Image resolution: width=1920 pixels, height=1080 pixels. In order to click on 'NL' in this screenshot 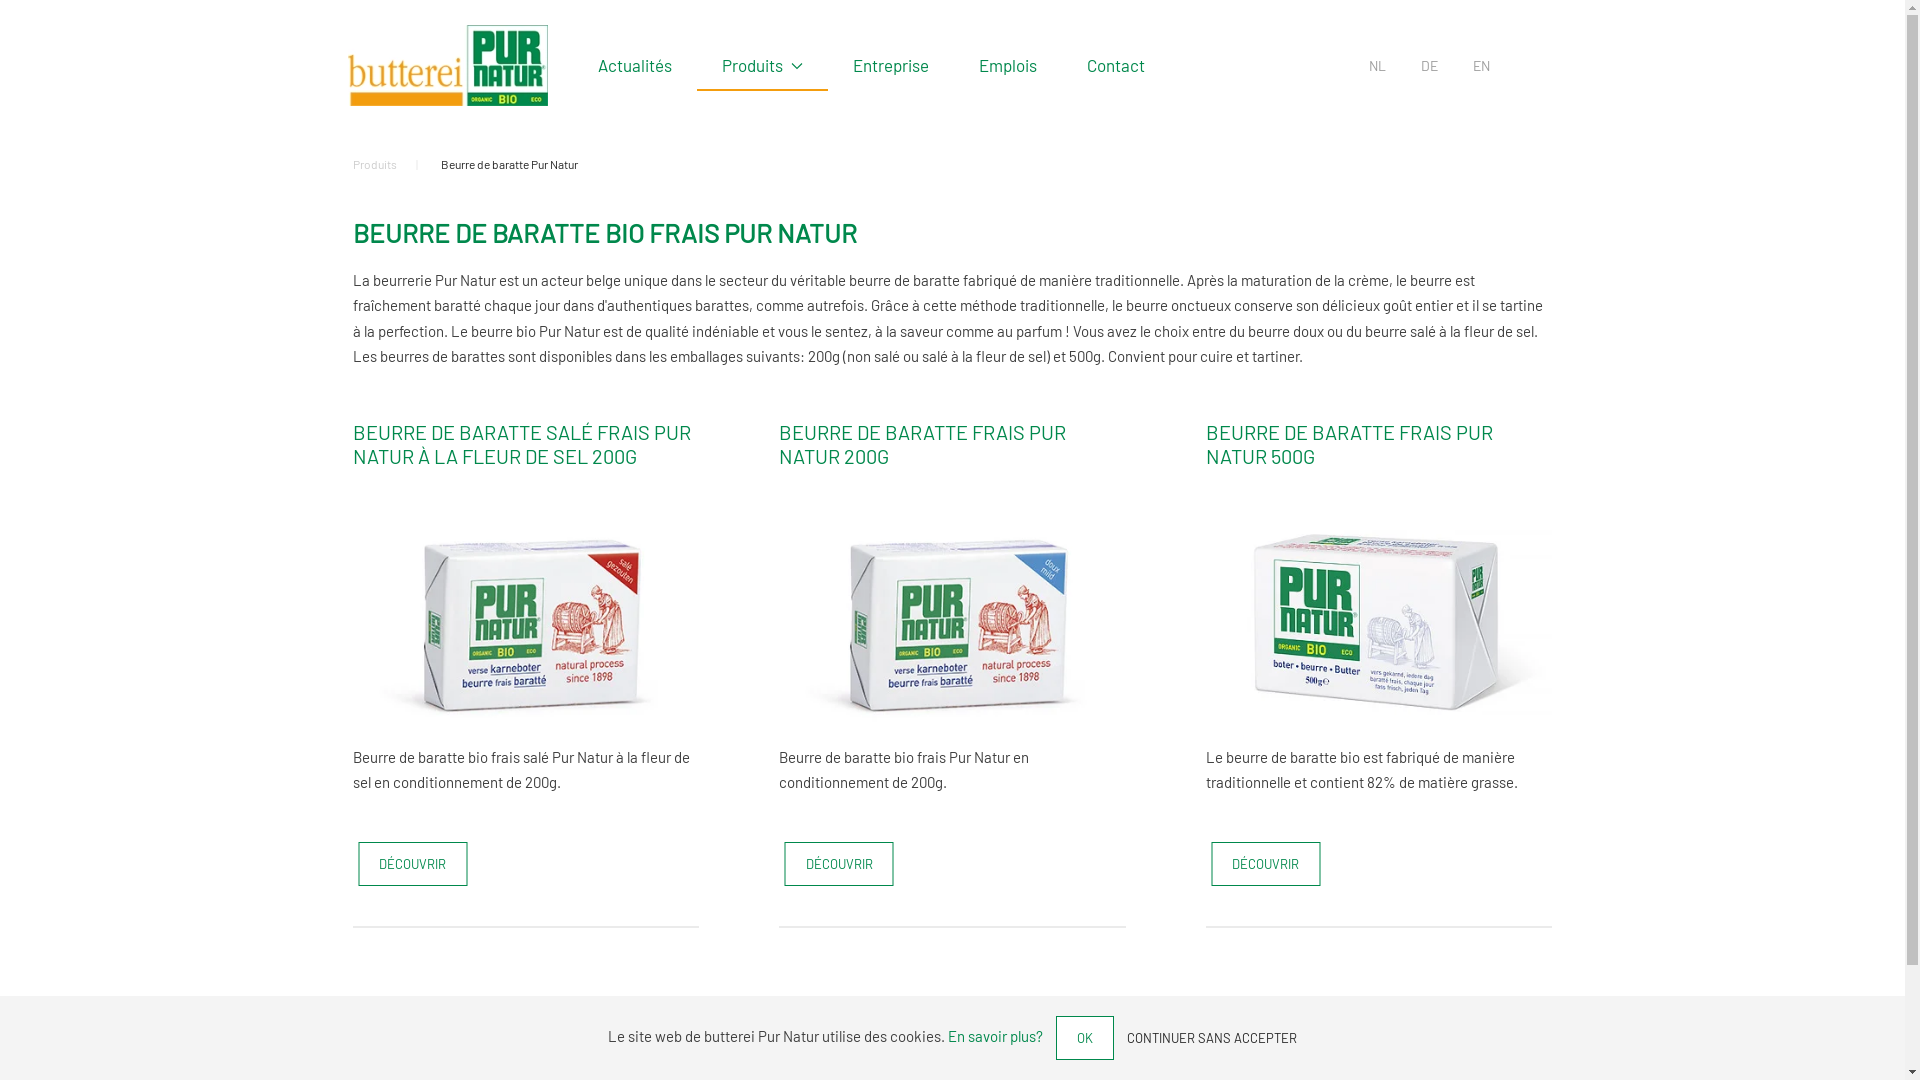, I will do `click(1376, 64)`.